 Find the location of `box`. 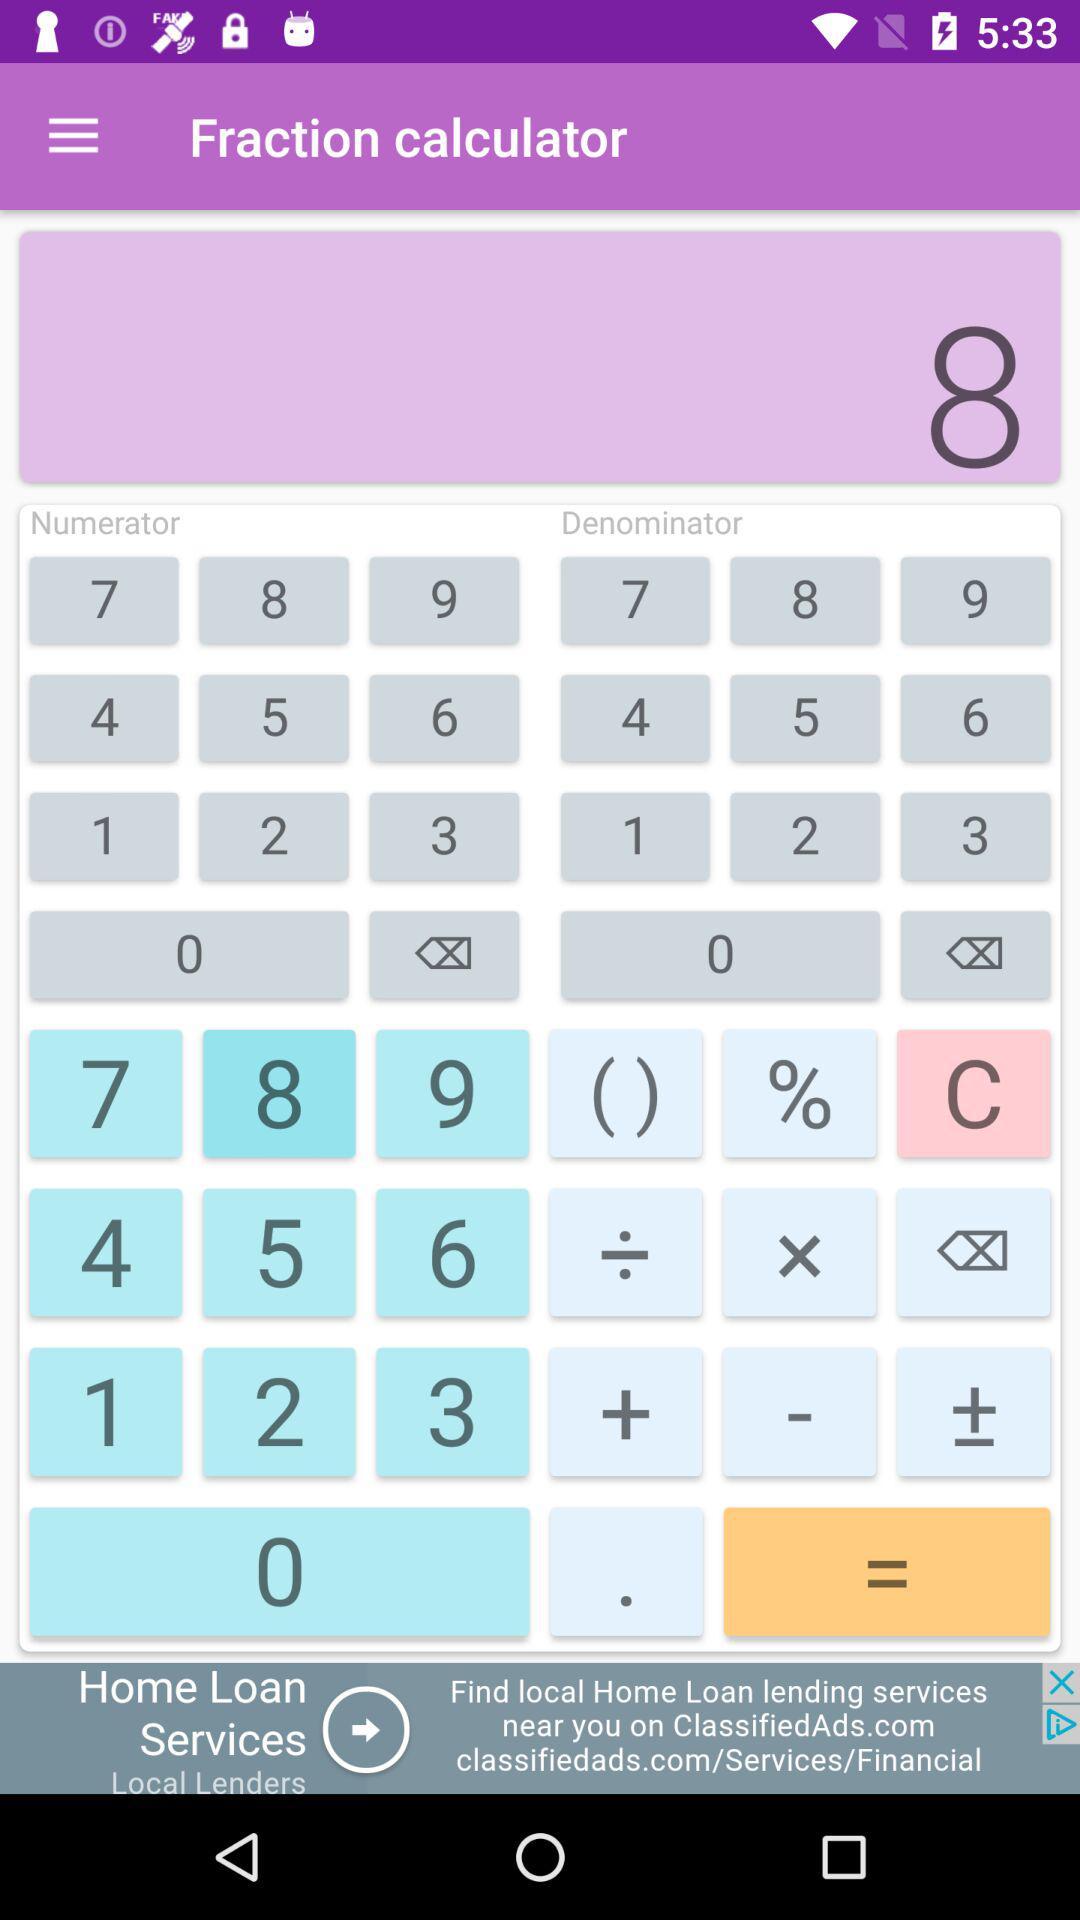

box is located at coordinates (540, 1727).